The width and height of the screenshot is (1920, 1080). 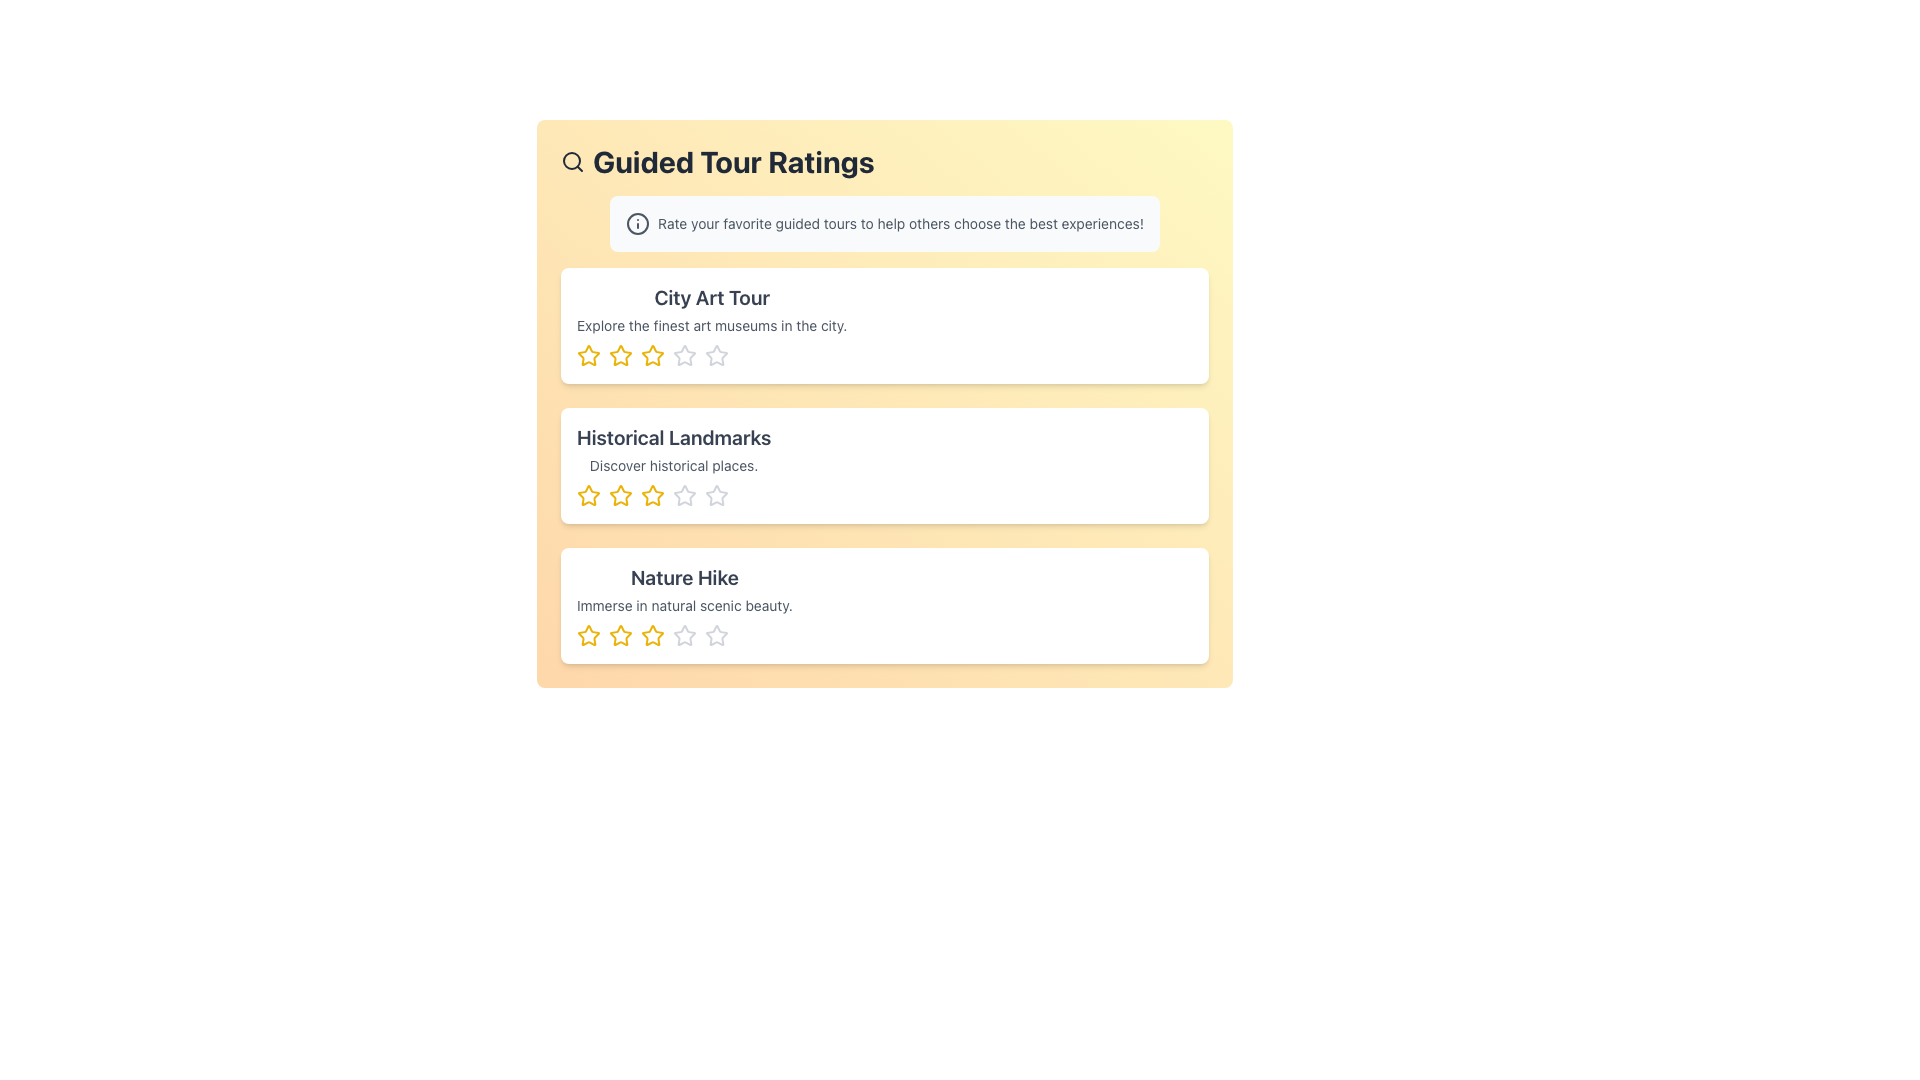 What do you see at coordinates (652, 354) in the screenshot?
I see `the third star icon from the left used for user rating of the 'City Art Tour'` at bounding box center [652, 354].